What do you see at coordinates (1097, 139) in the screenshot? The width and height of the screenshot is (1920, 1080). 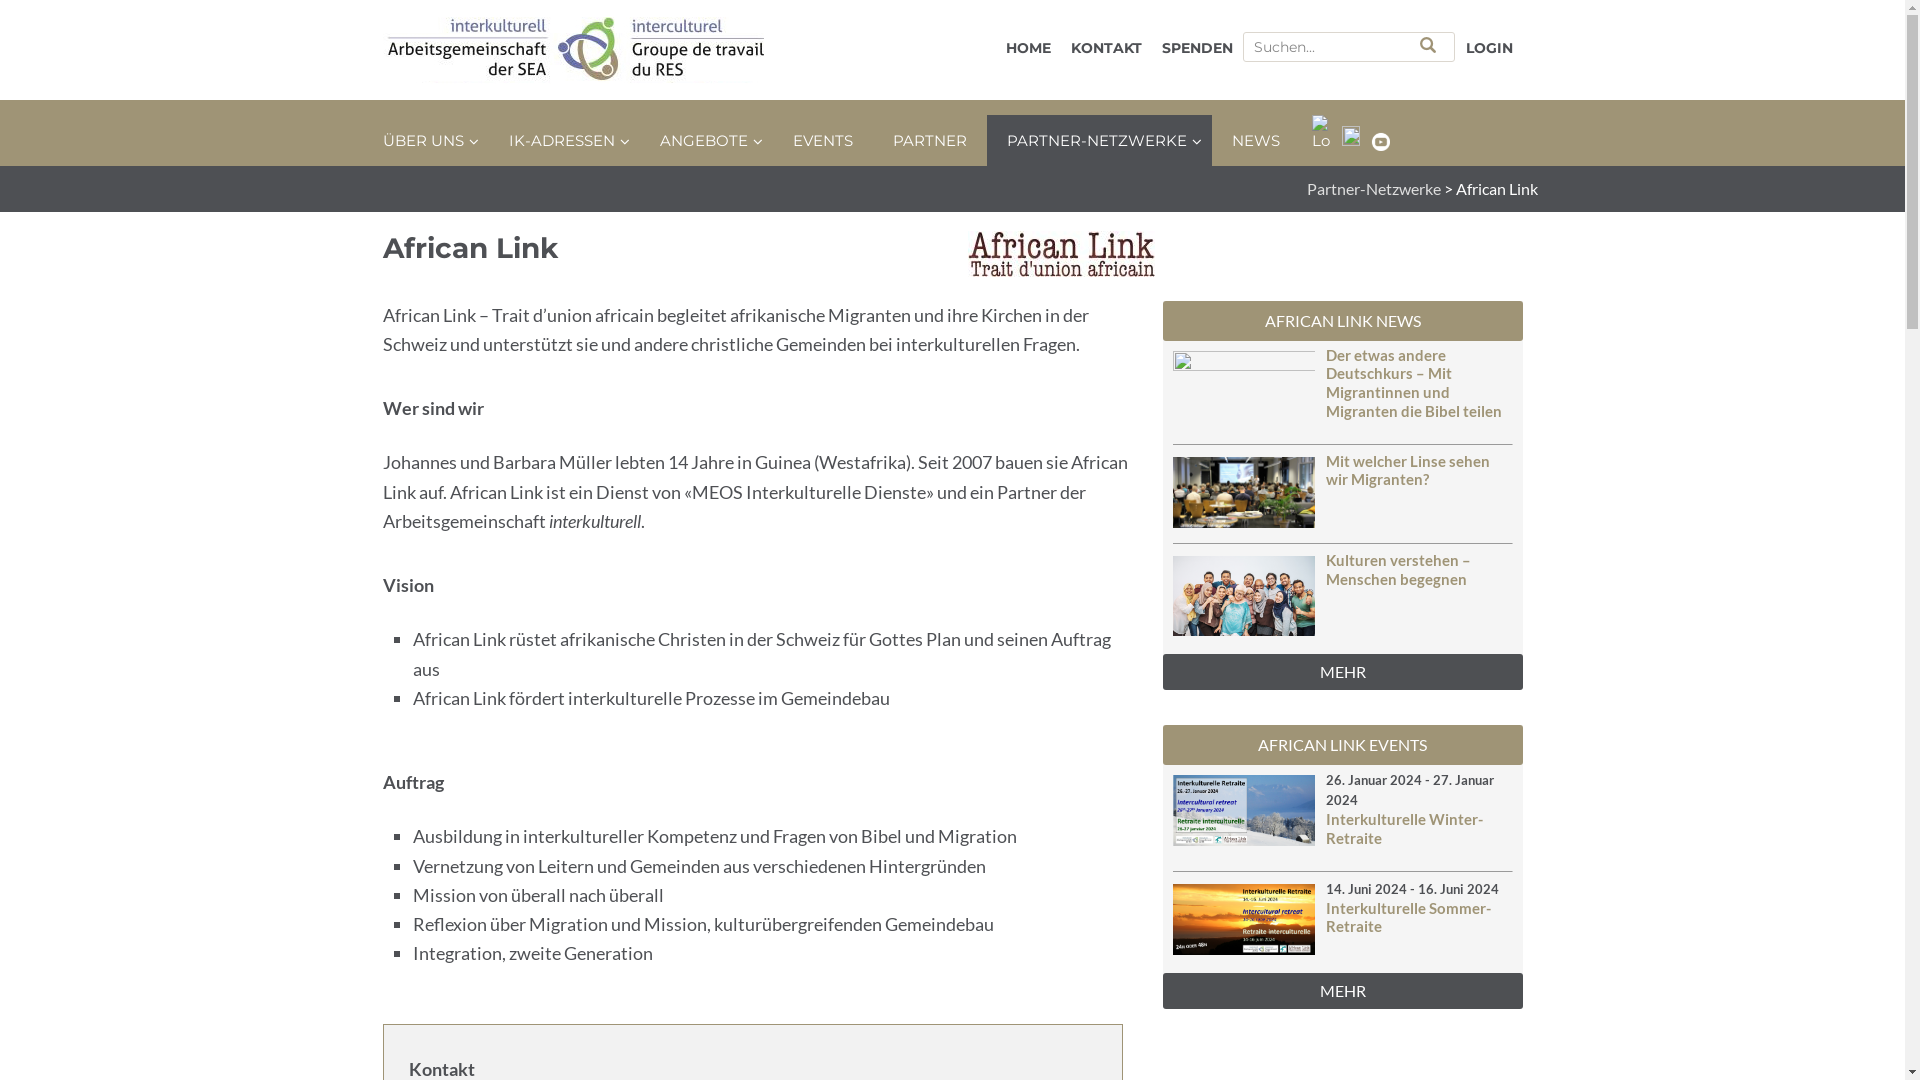 I see `'PARTNER-NETZWERKE'` at bounding box center [1097, 139].